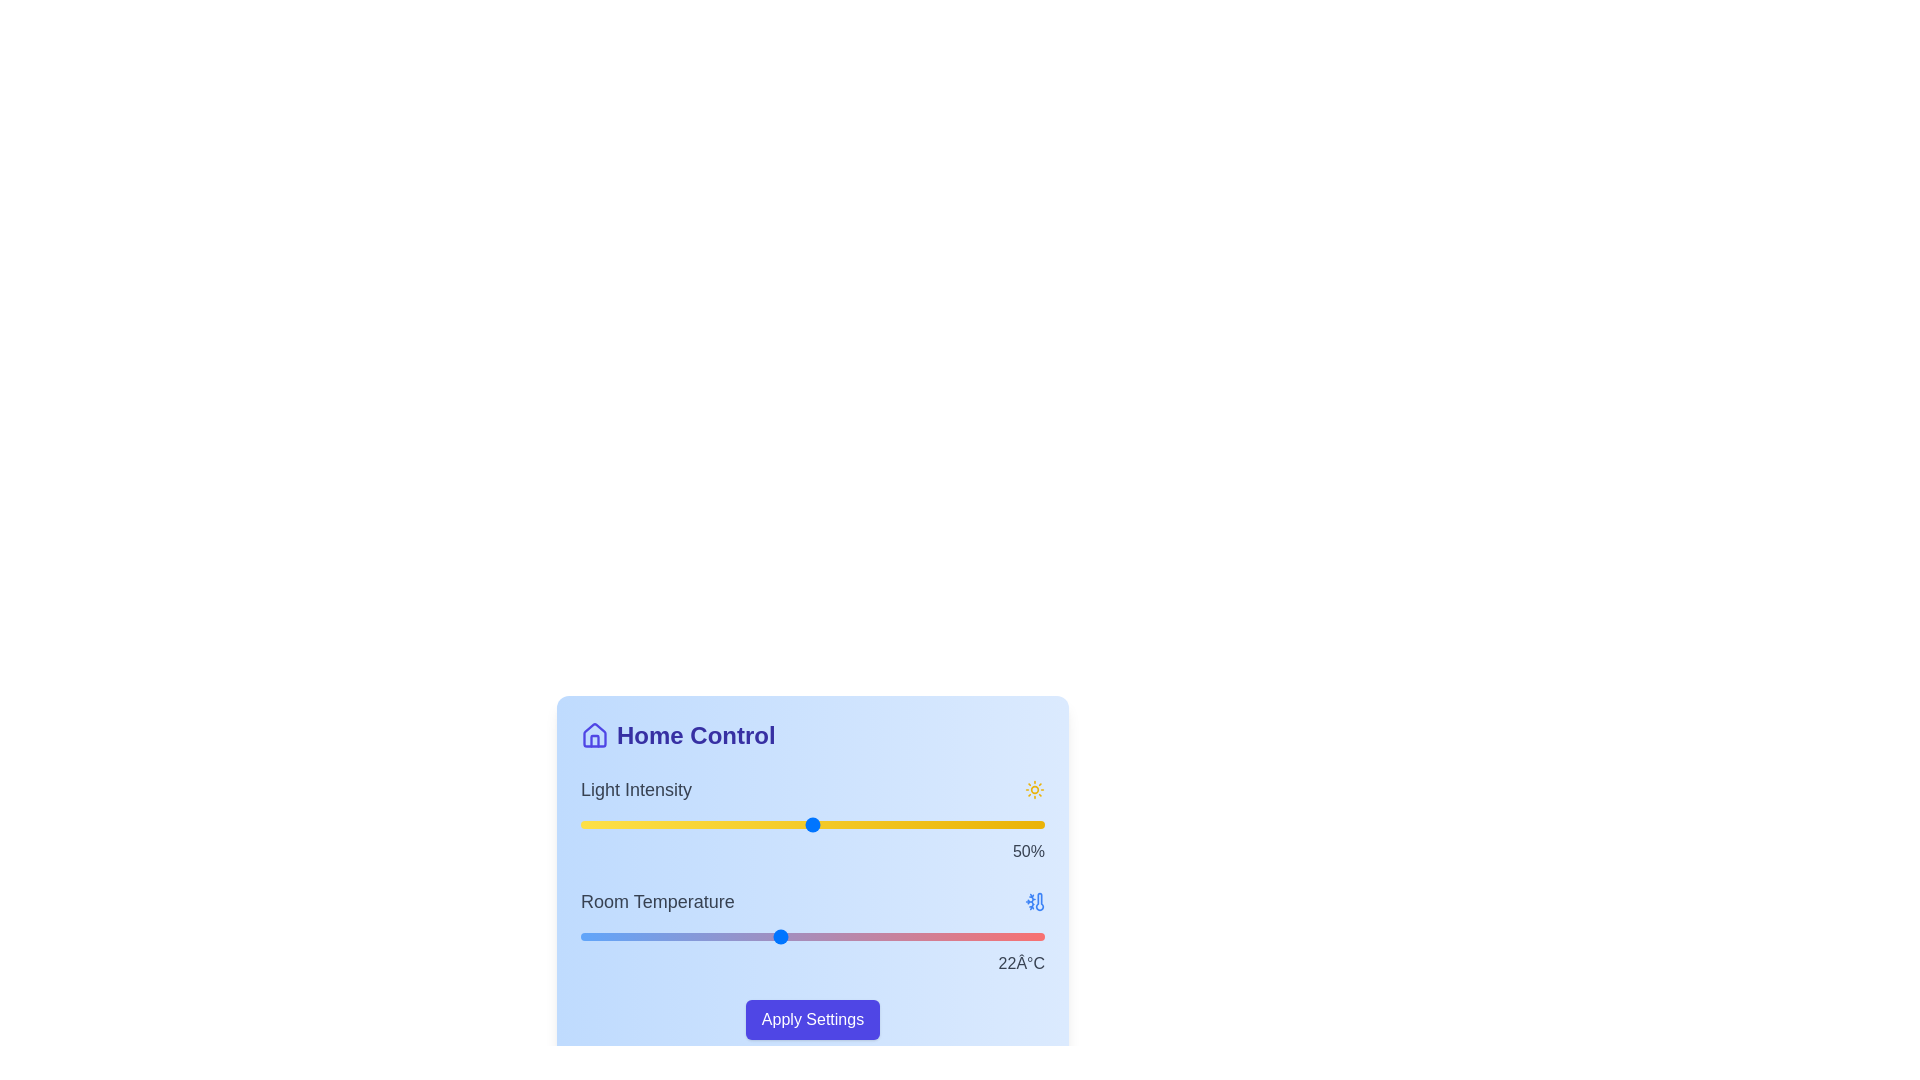 Image resolution: width=1920 pixels, height=1080 pixels. What do you see at coordinates (778, 937) in the screenshot?
I see `the room temperature slider to 22 degrees Celsius` at bounding box center [778, 937].